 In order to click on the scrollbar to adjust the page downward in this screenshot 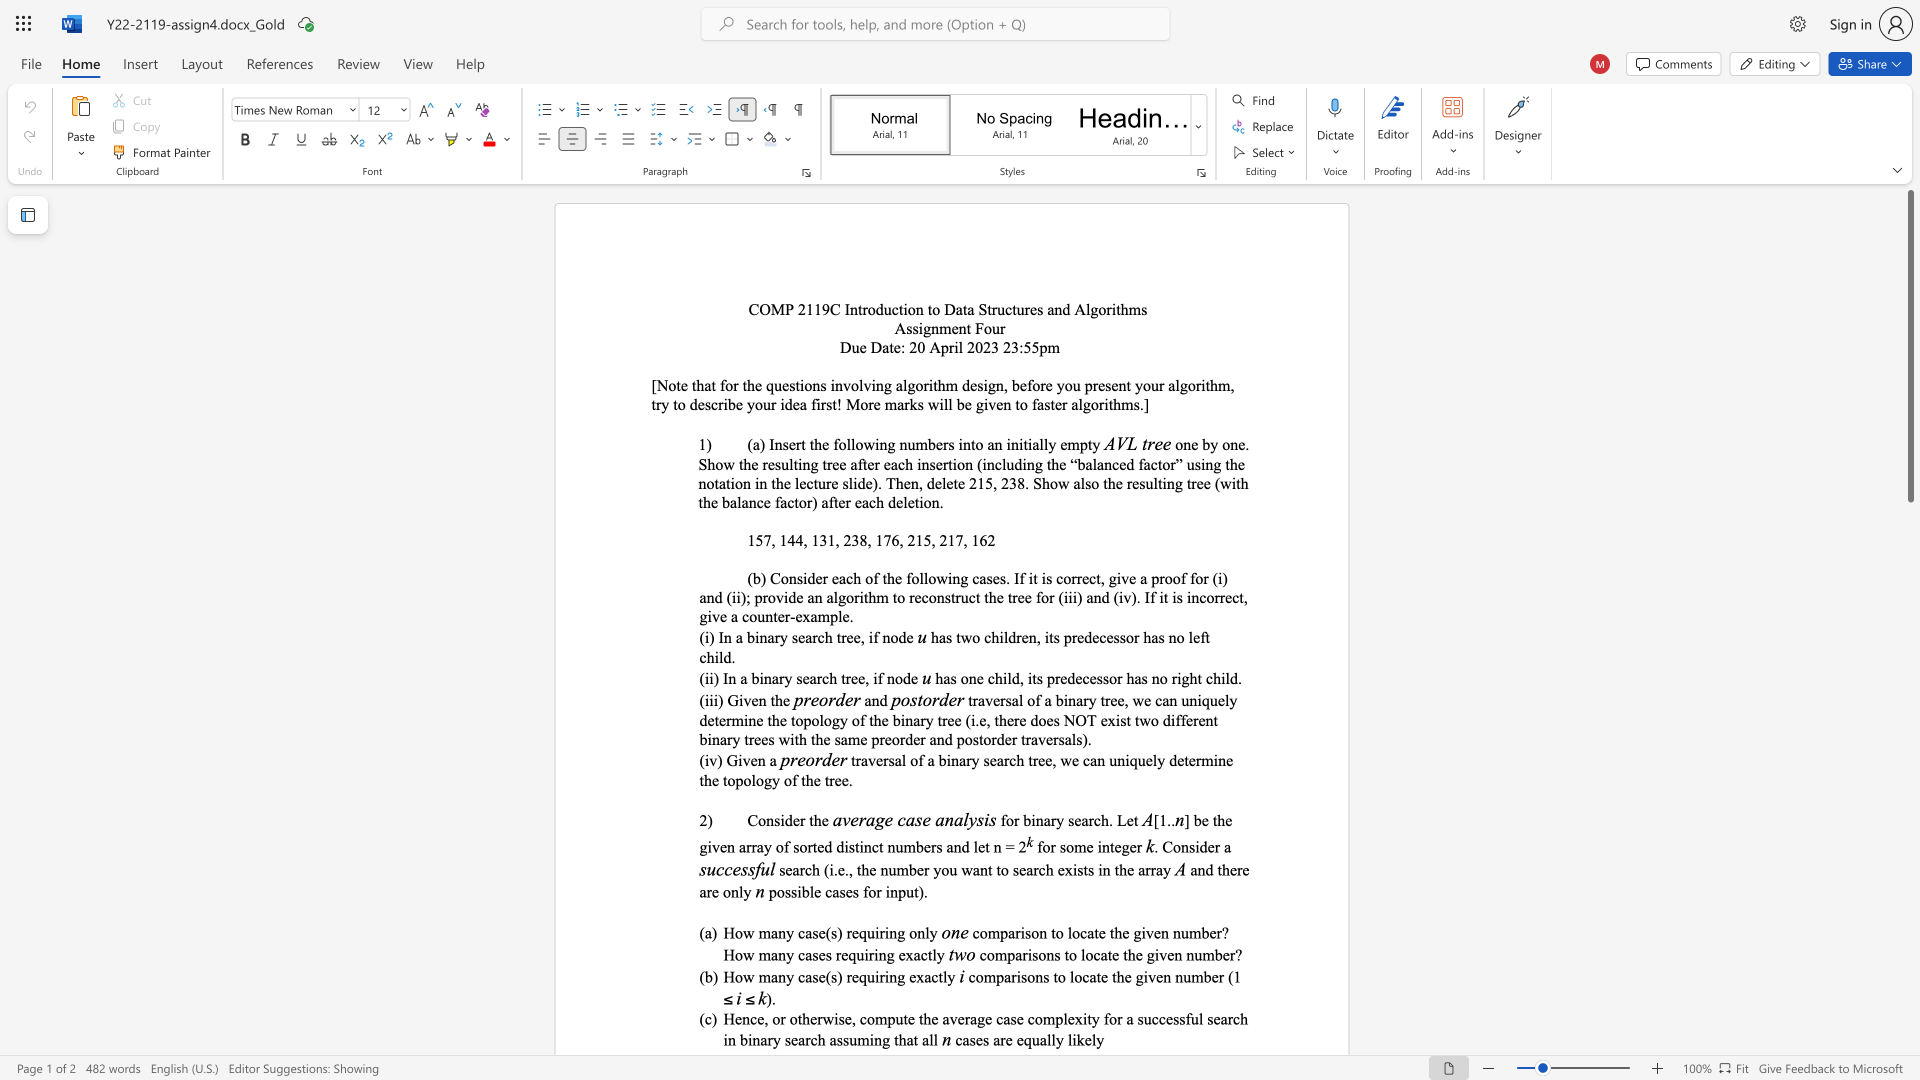, I will do `click(1909, 940)`.